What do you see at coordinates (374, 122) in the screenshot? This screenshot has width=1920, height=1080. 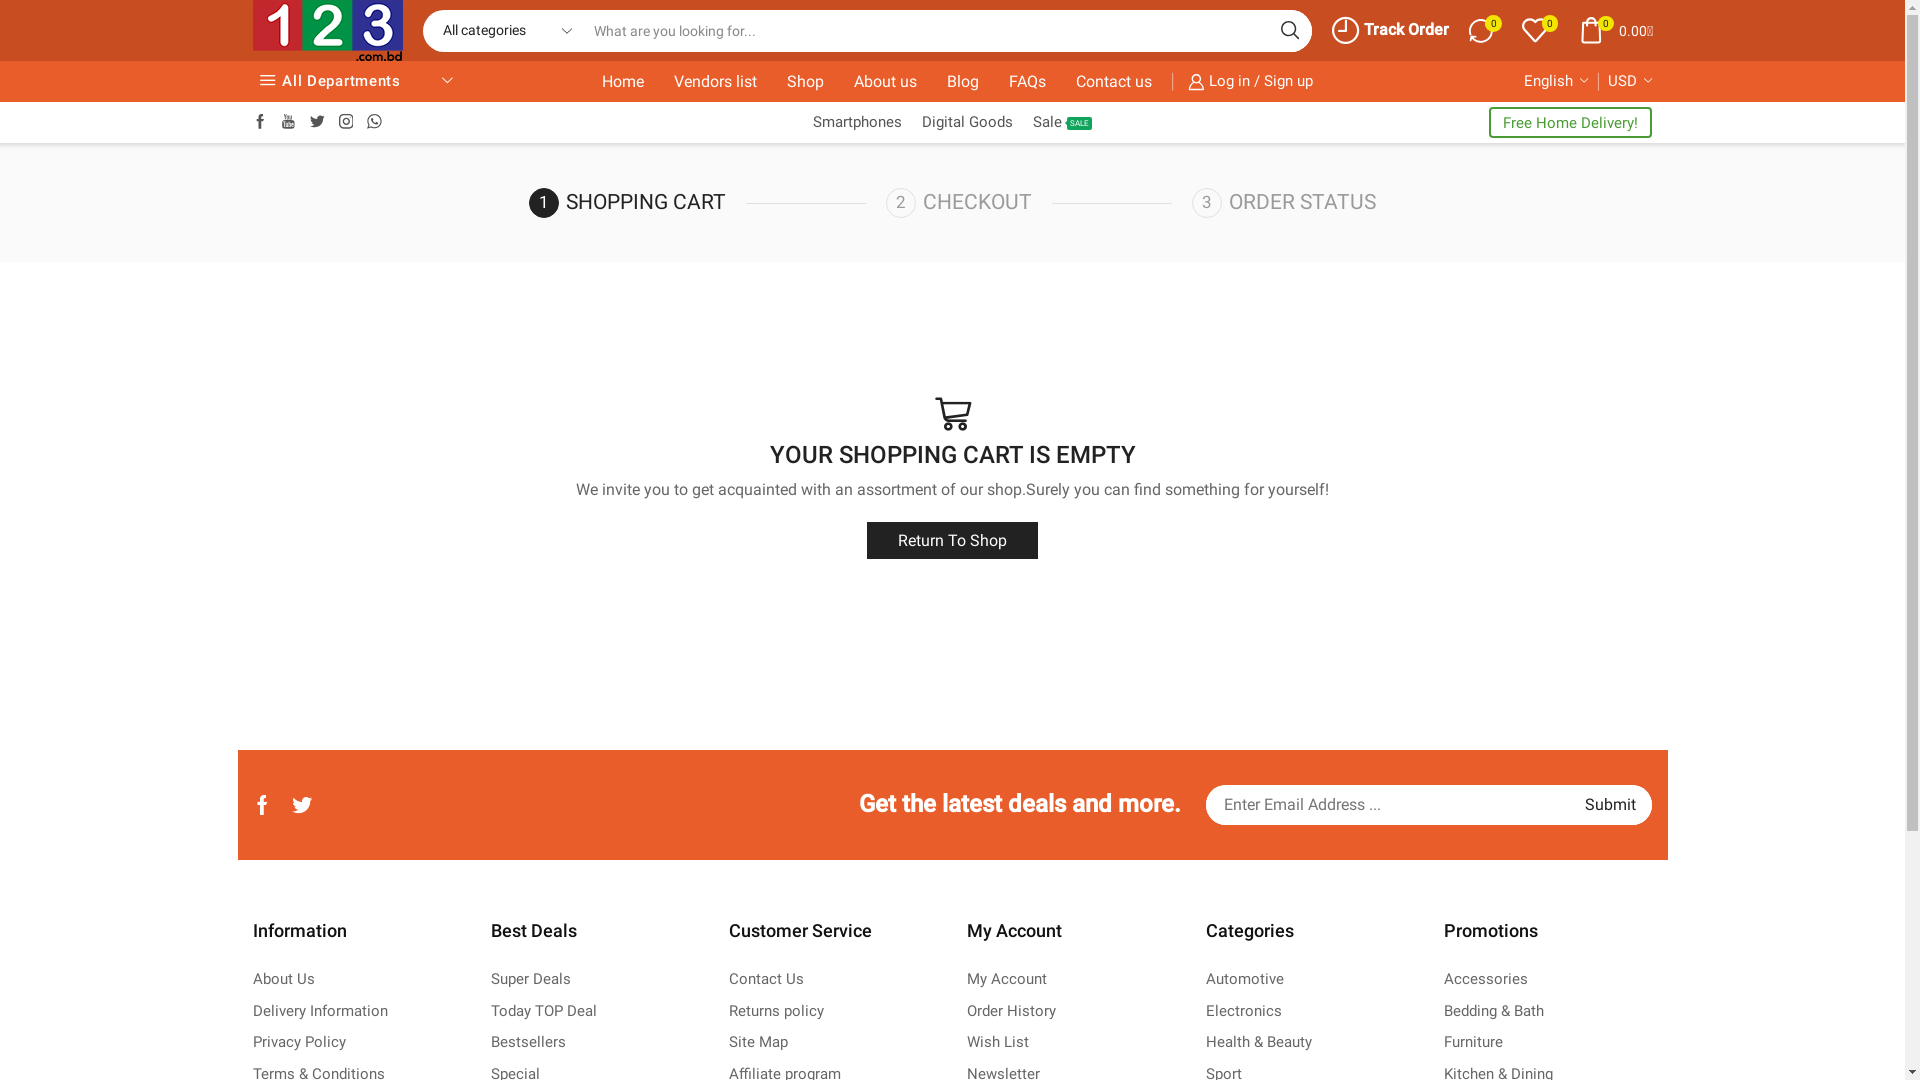 I see `'Whatssap'` at bounding box center [374, 122].